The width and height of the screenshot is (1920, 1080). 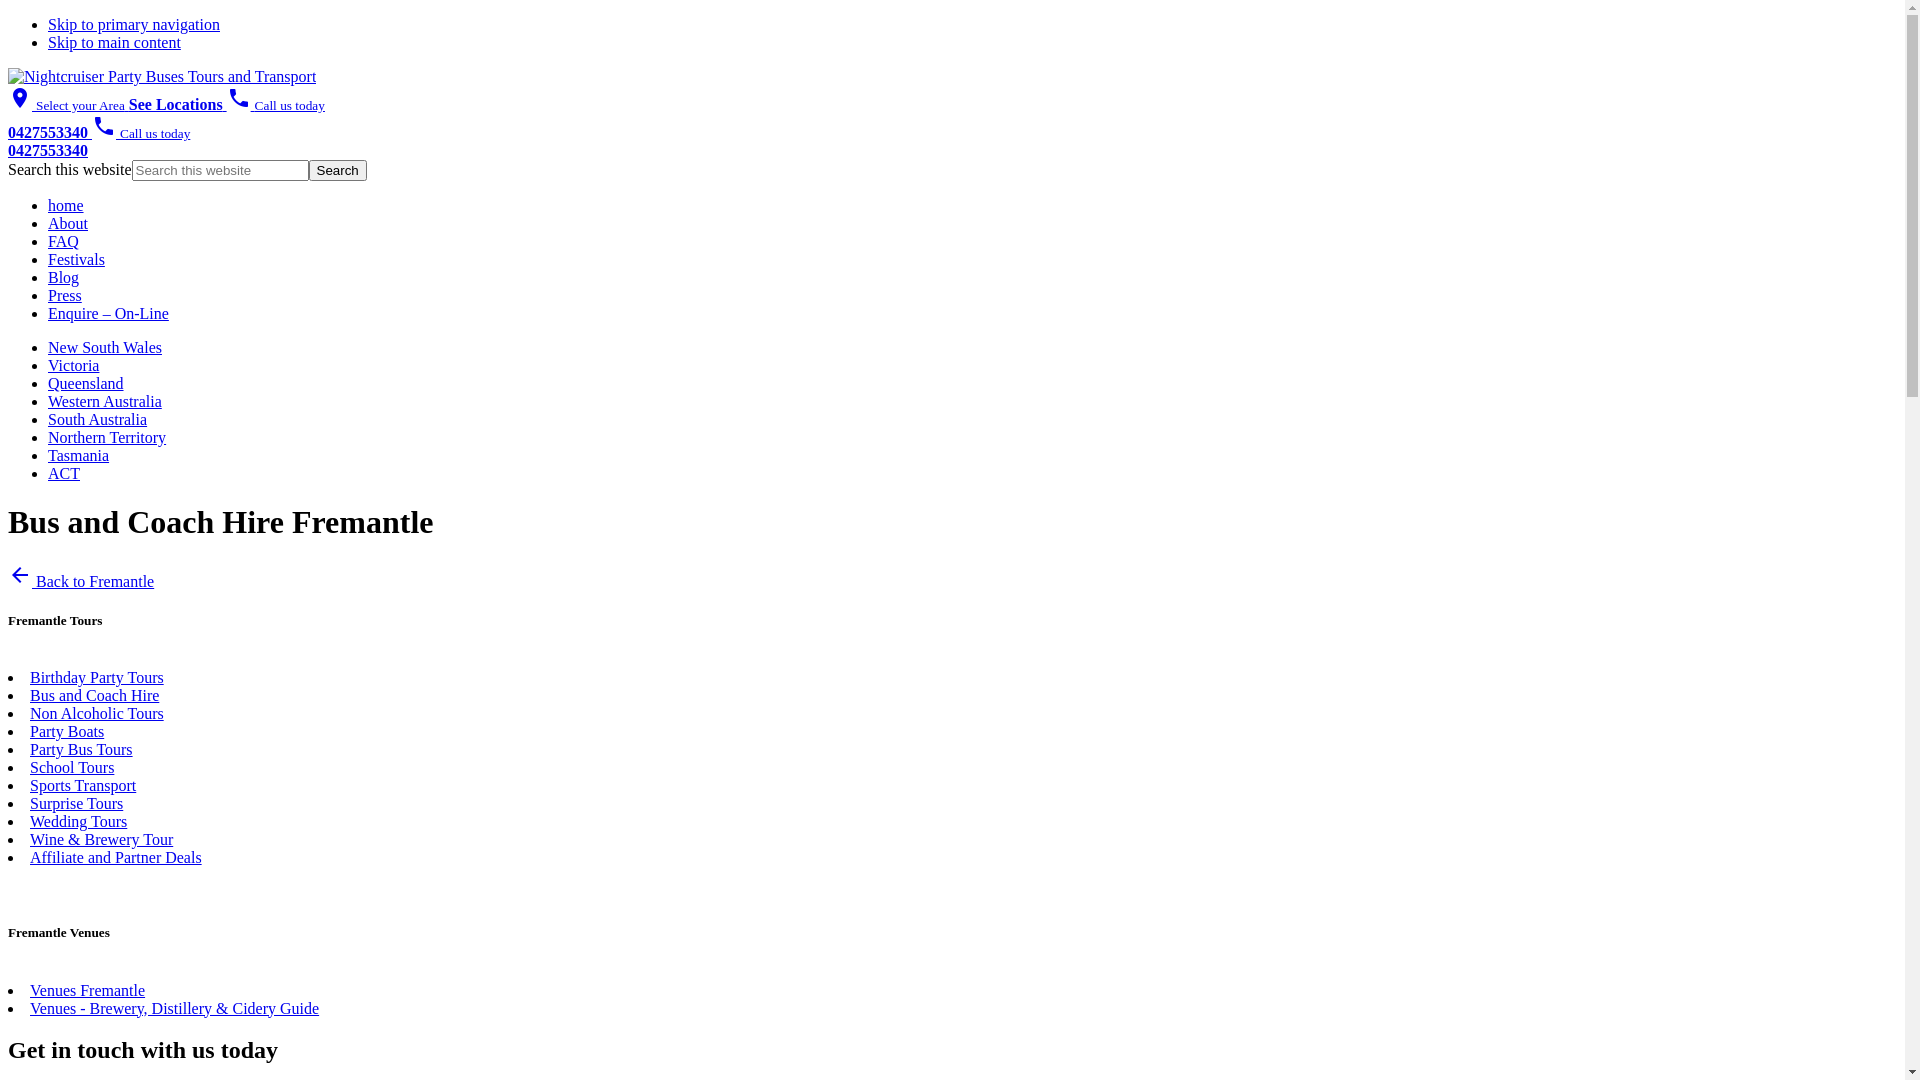 What do you see at coordinates (100, 839) in the screenshot?
I see `'Wine & Brewery Tour'` at bounding box center [100, 839].